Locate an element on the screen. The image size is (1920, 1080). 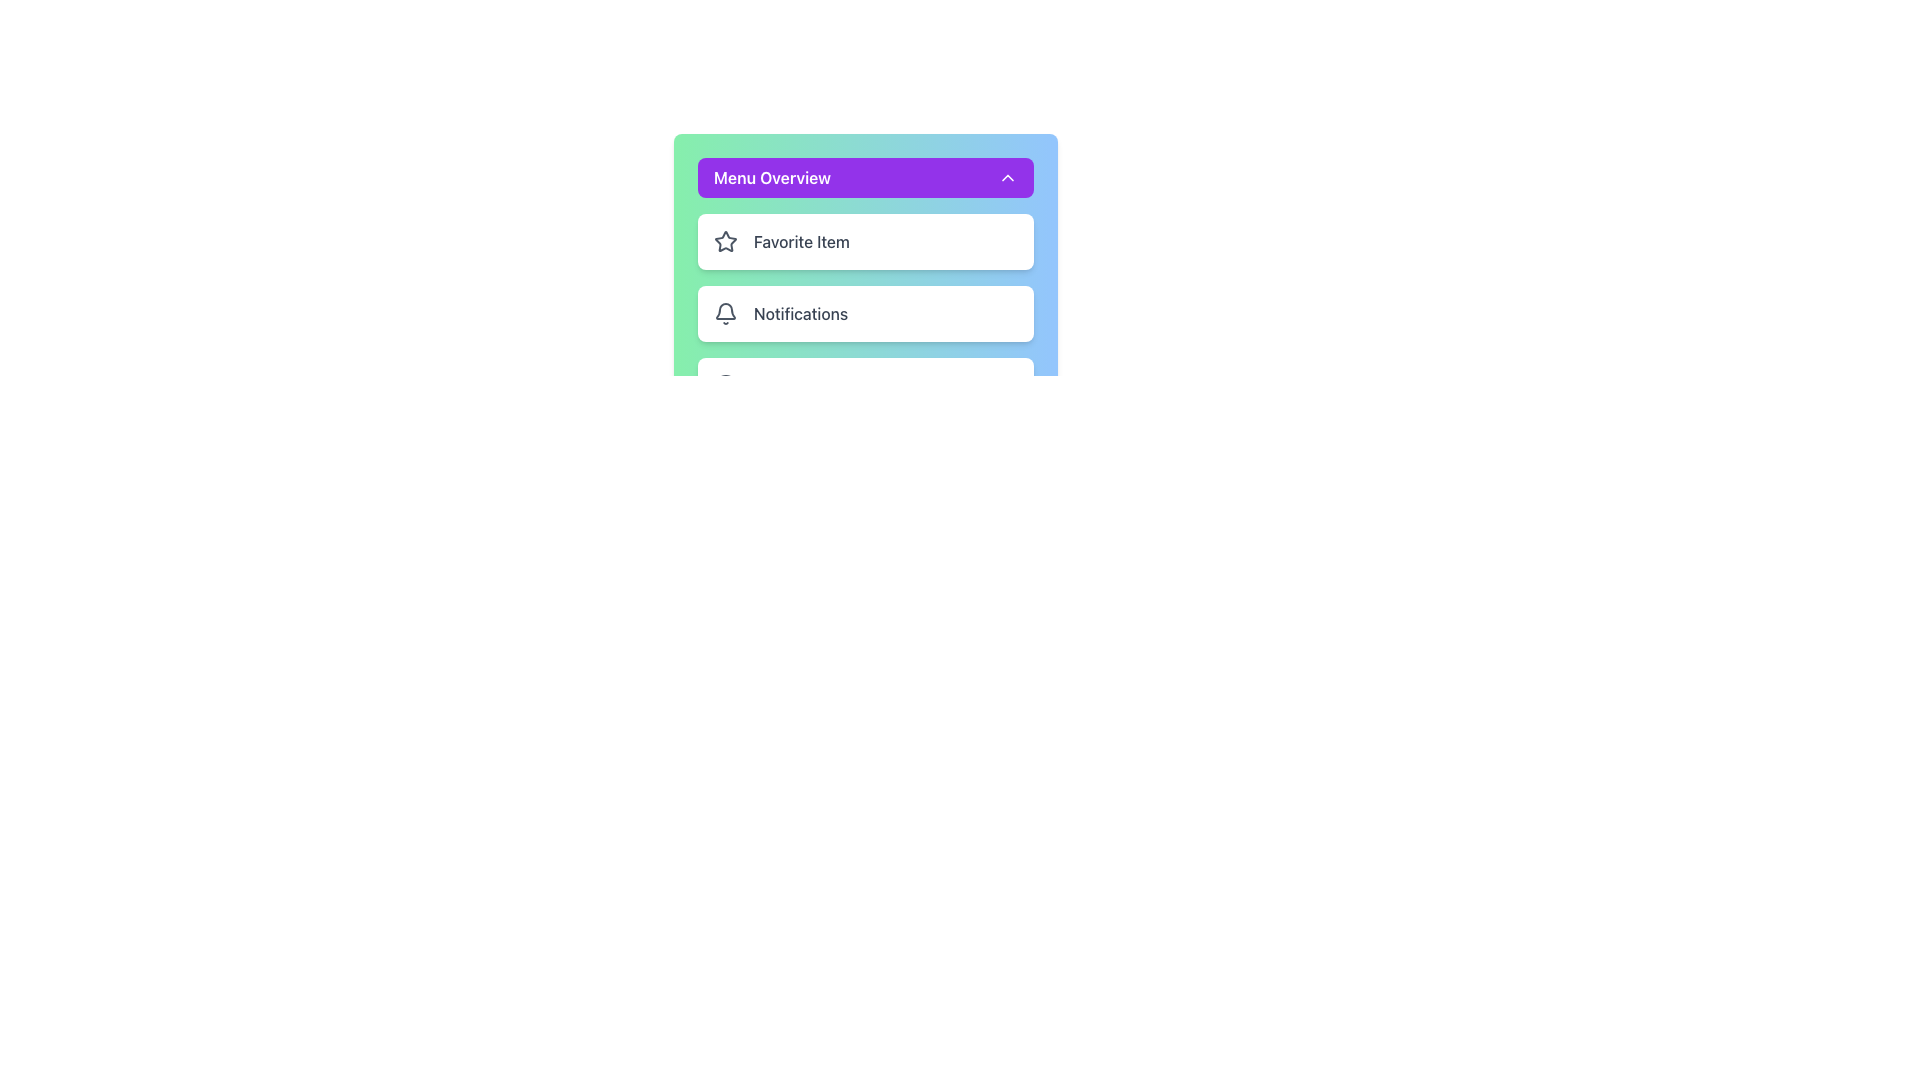
the 'Notifications' text label, which is displayed in gray within a rounded rectangular menu item, located to the right of a bell icon and below the 'Favorite Item' option is located at coordinates (801, 313).